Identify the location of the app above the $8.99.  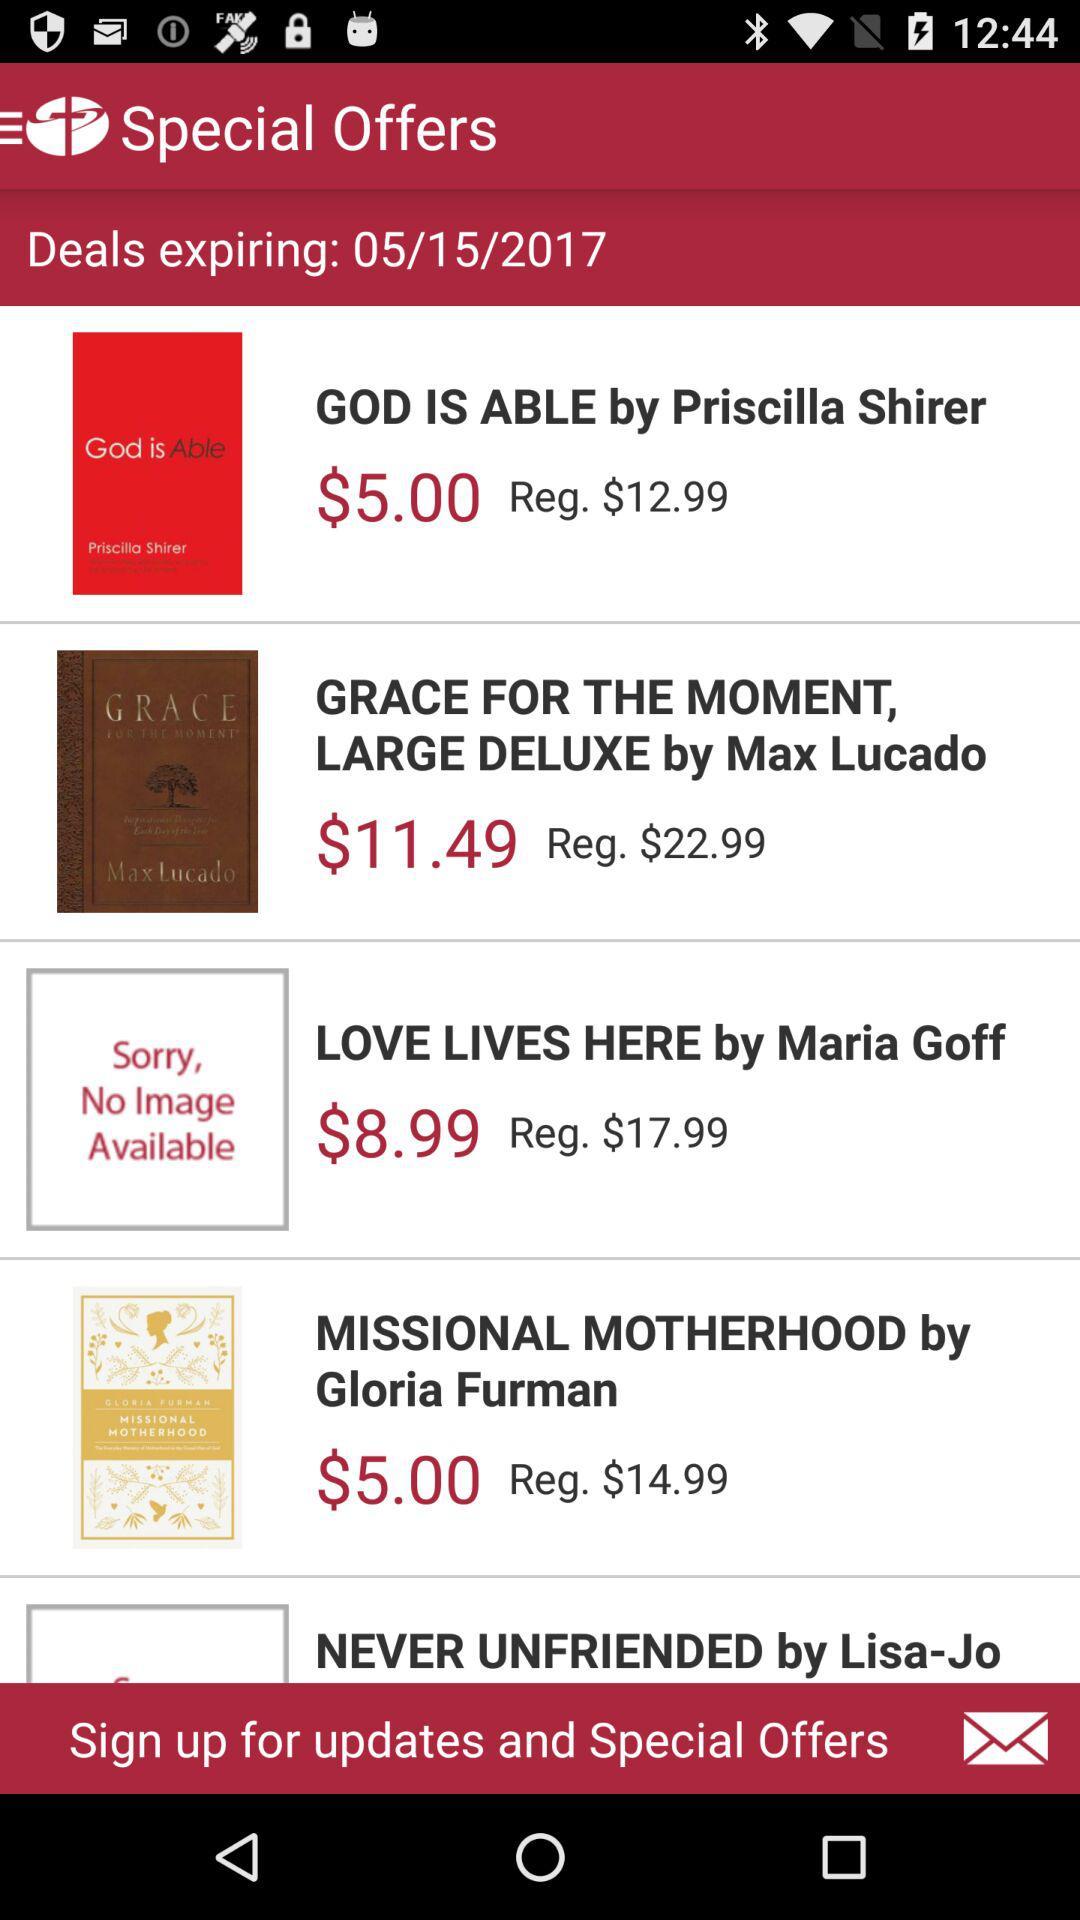
(683, 1040).